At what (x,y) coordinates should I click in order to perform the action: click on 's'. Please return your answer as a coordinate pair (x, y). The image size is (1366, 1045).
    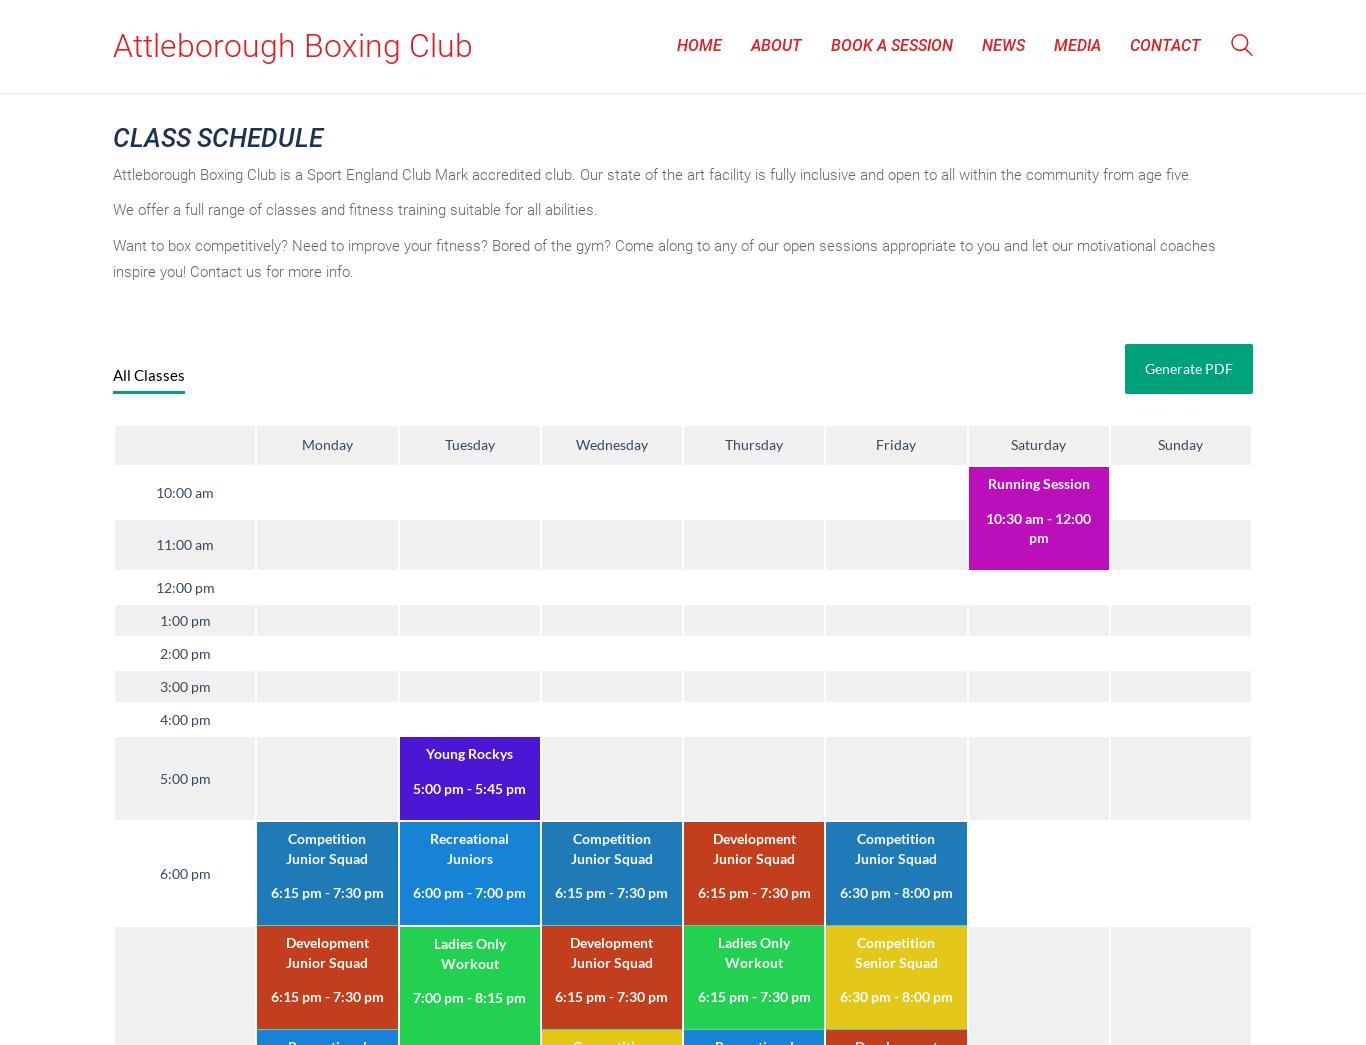
    Looking at the image, I should click on (1106, 42).